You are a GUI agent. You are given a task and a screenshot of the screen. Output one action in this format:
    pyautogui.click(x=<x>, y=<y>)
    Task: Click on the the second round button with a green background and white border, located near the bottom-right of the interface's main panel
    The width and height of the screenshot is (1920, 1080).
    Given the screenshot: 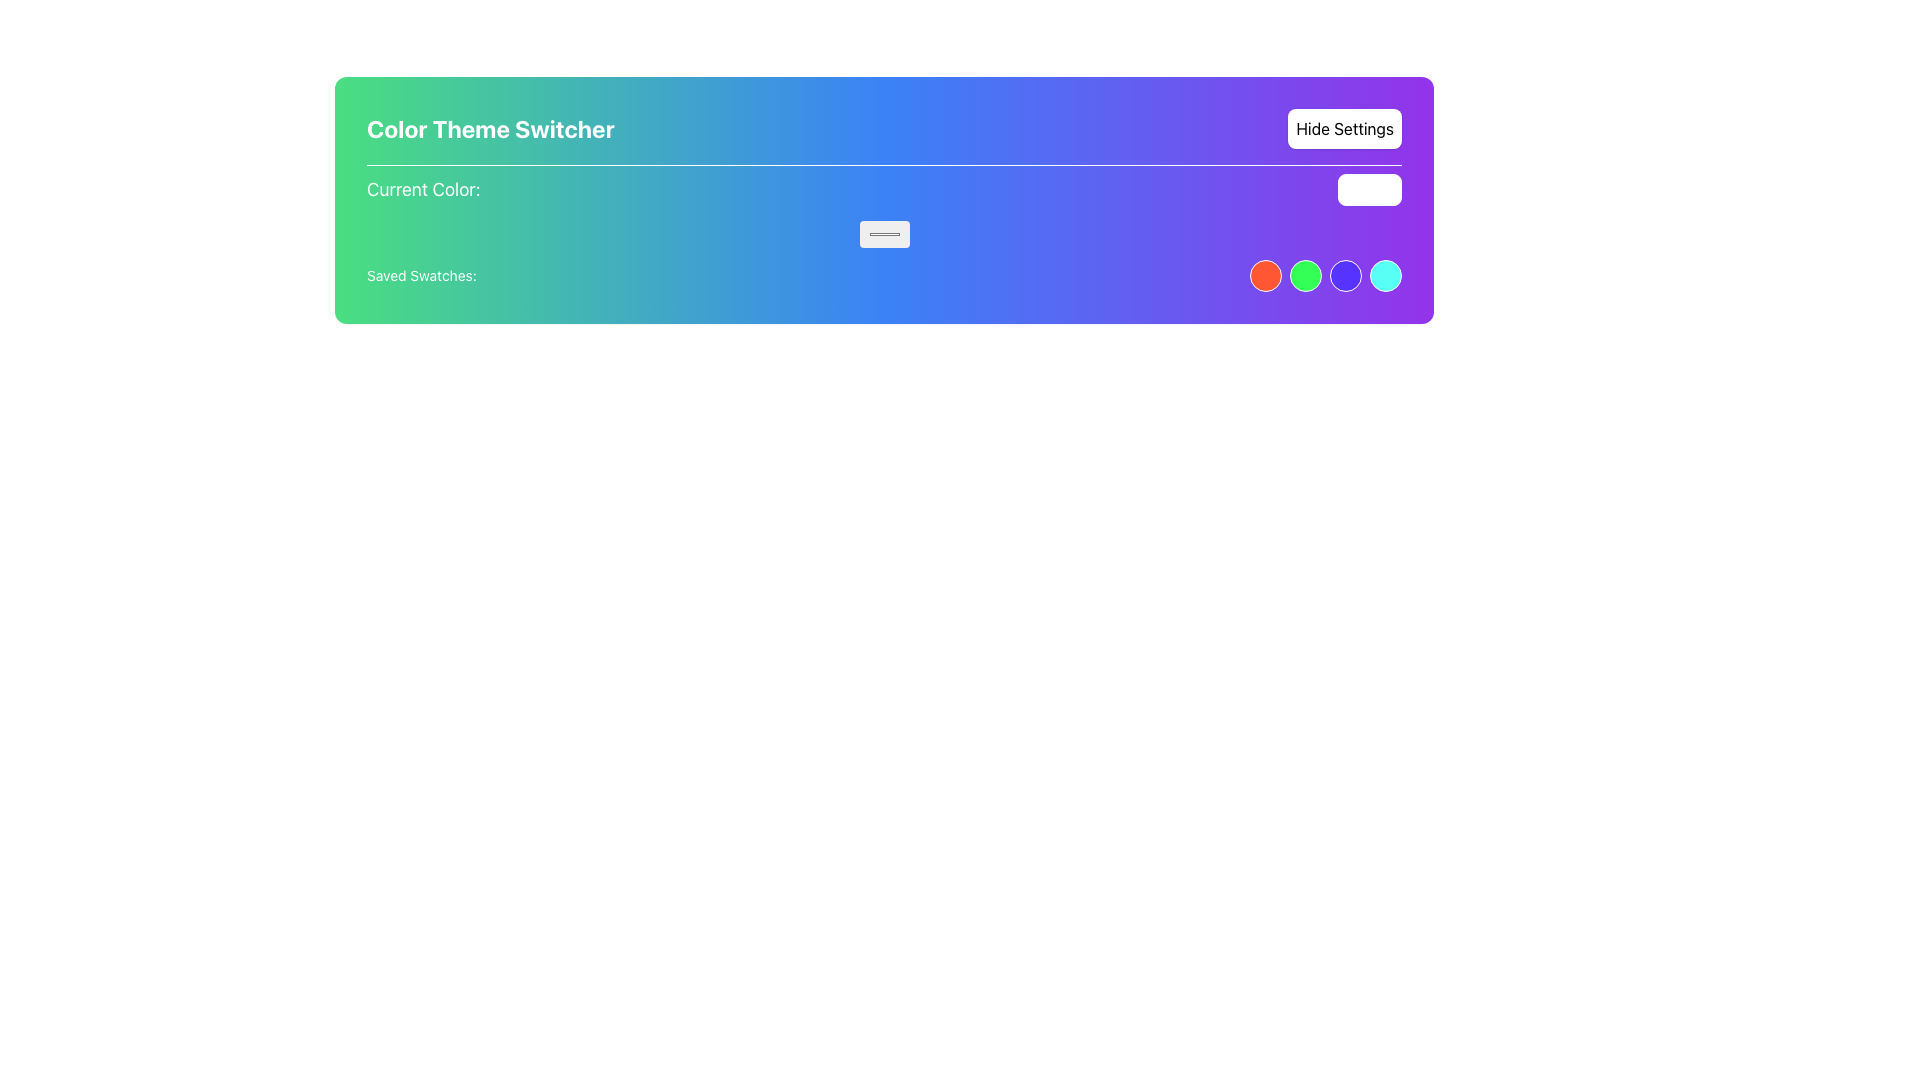 What is the action you would take?
    pyautogui.click(x=1305, y=276)
    